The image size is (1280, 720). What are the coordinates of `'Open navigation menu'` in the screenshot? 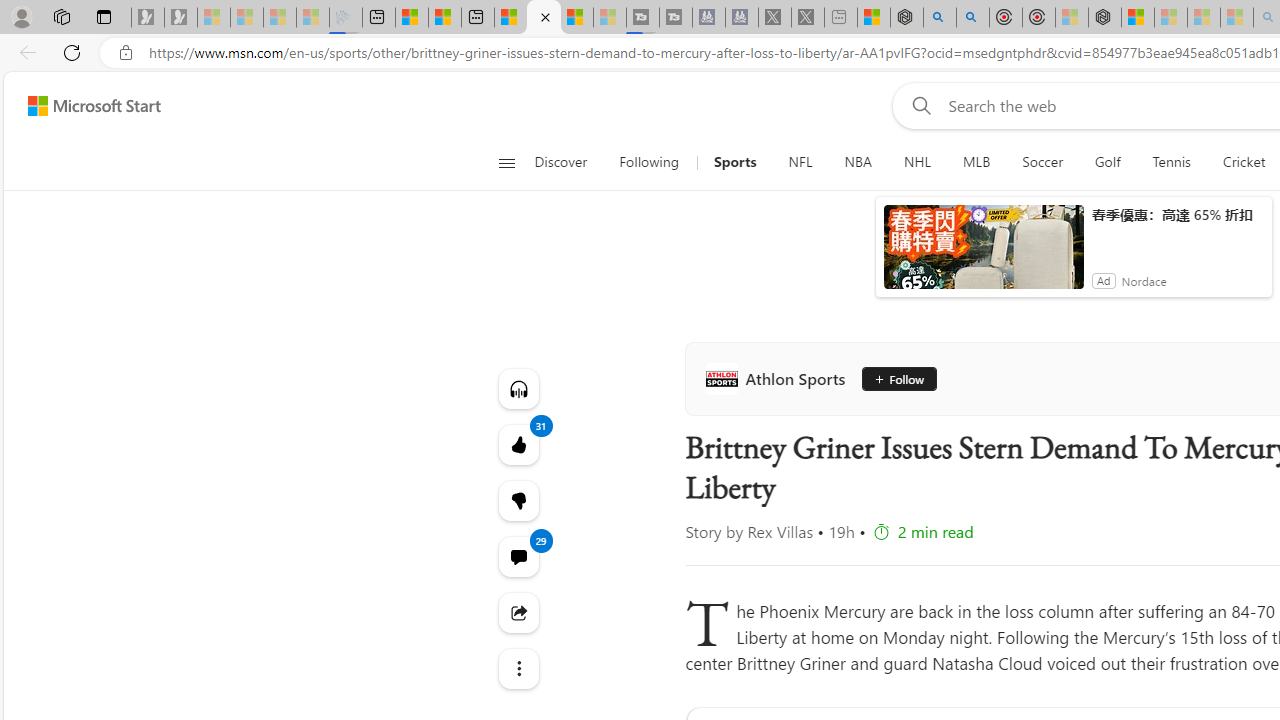 It's located at (506, 162).